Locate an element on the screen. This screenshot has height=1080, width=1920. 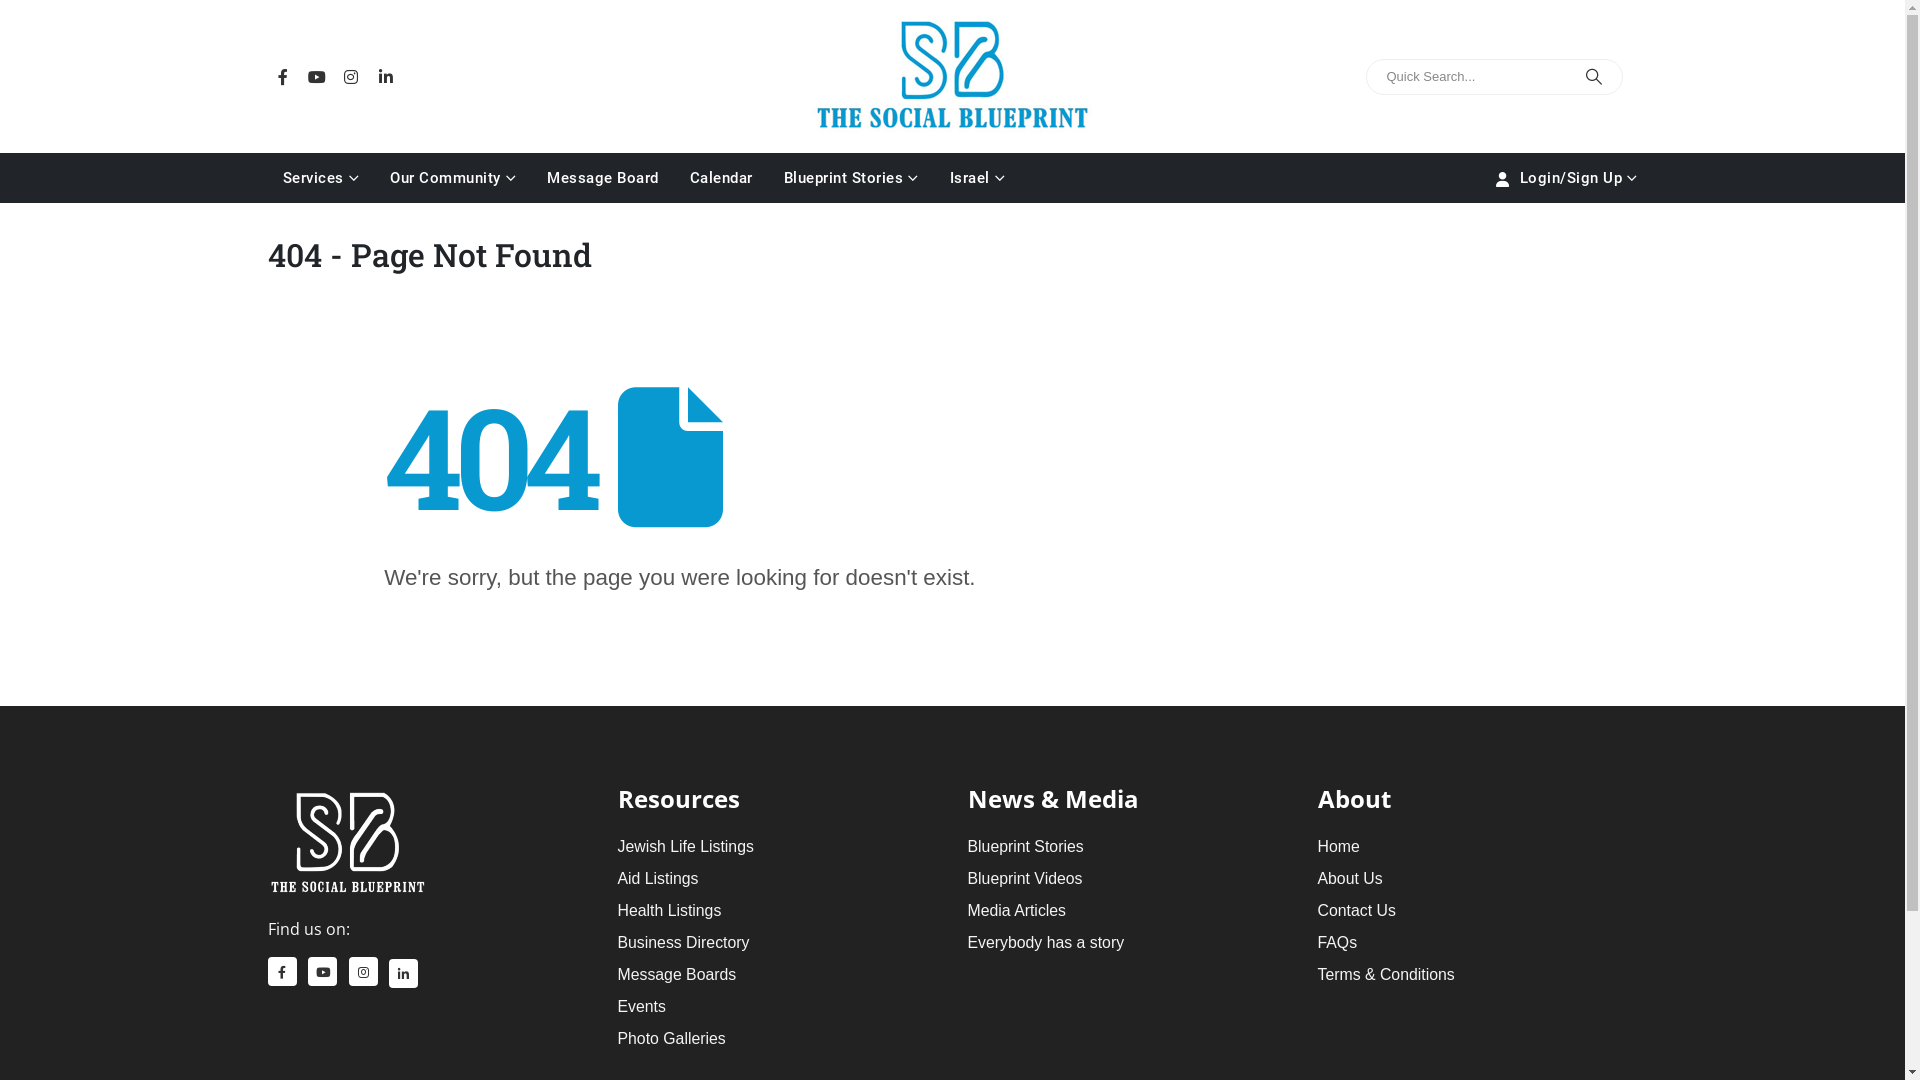
'Search' is located at coordinates (1592, 76).